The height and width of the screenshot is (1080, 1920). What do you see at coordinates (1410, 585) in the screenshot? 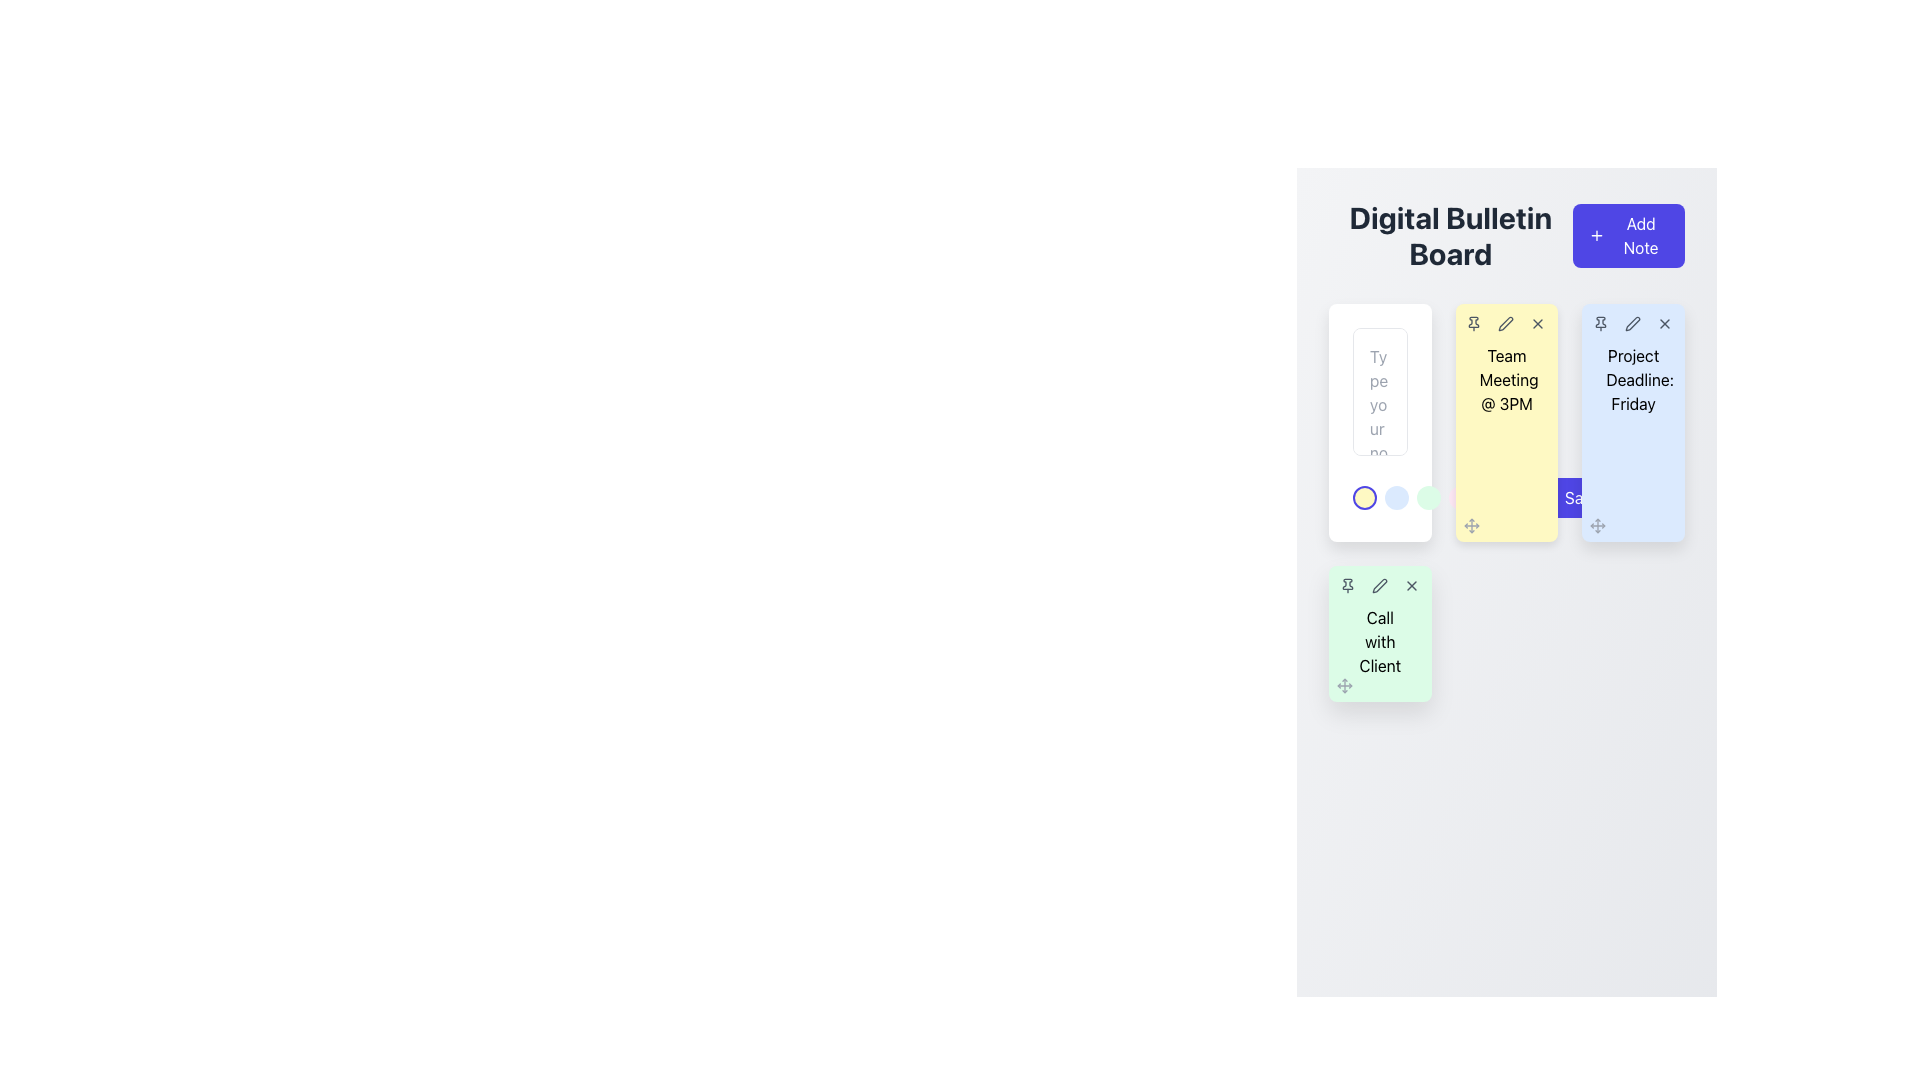
I see `the circular button with an 'X' icon in the upper-right corner of the 'Call with Client' green card` at bounding box center [1410, 585].